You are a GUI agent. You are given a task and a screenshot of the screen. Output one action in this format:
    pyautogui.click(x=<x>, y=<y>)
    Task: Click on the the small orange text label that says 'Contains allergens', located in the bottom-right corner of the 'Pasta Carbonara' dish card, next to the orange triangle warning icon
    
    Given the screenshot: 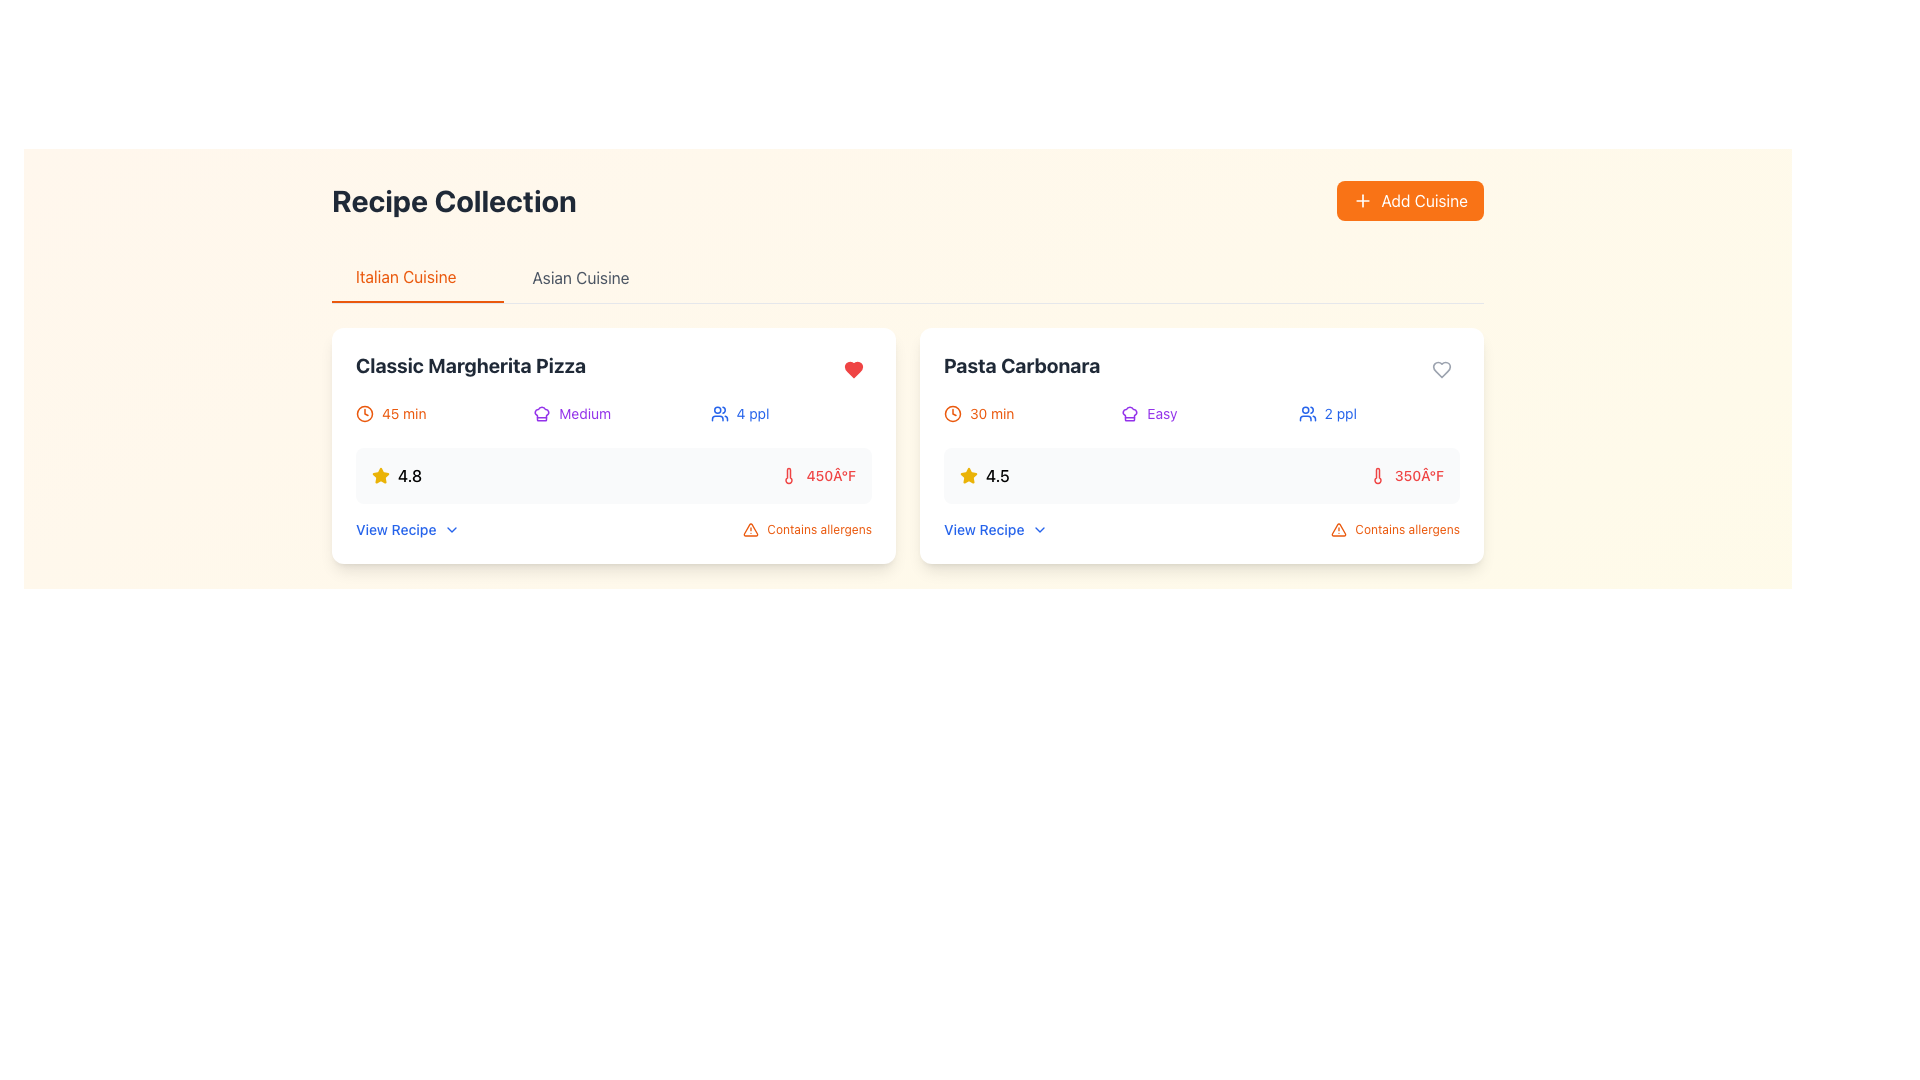 What is the action you would take?
    pyautogui.click(x=819, y=528)
    